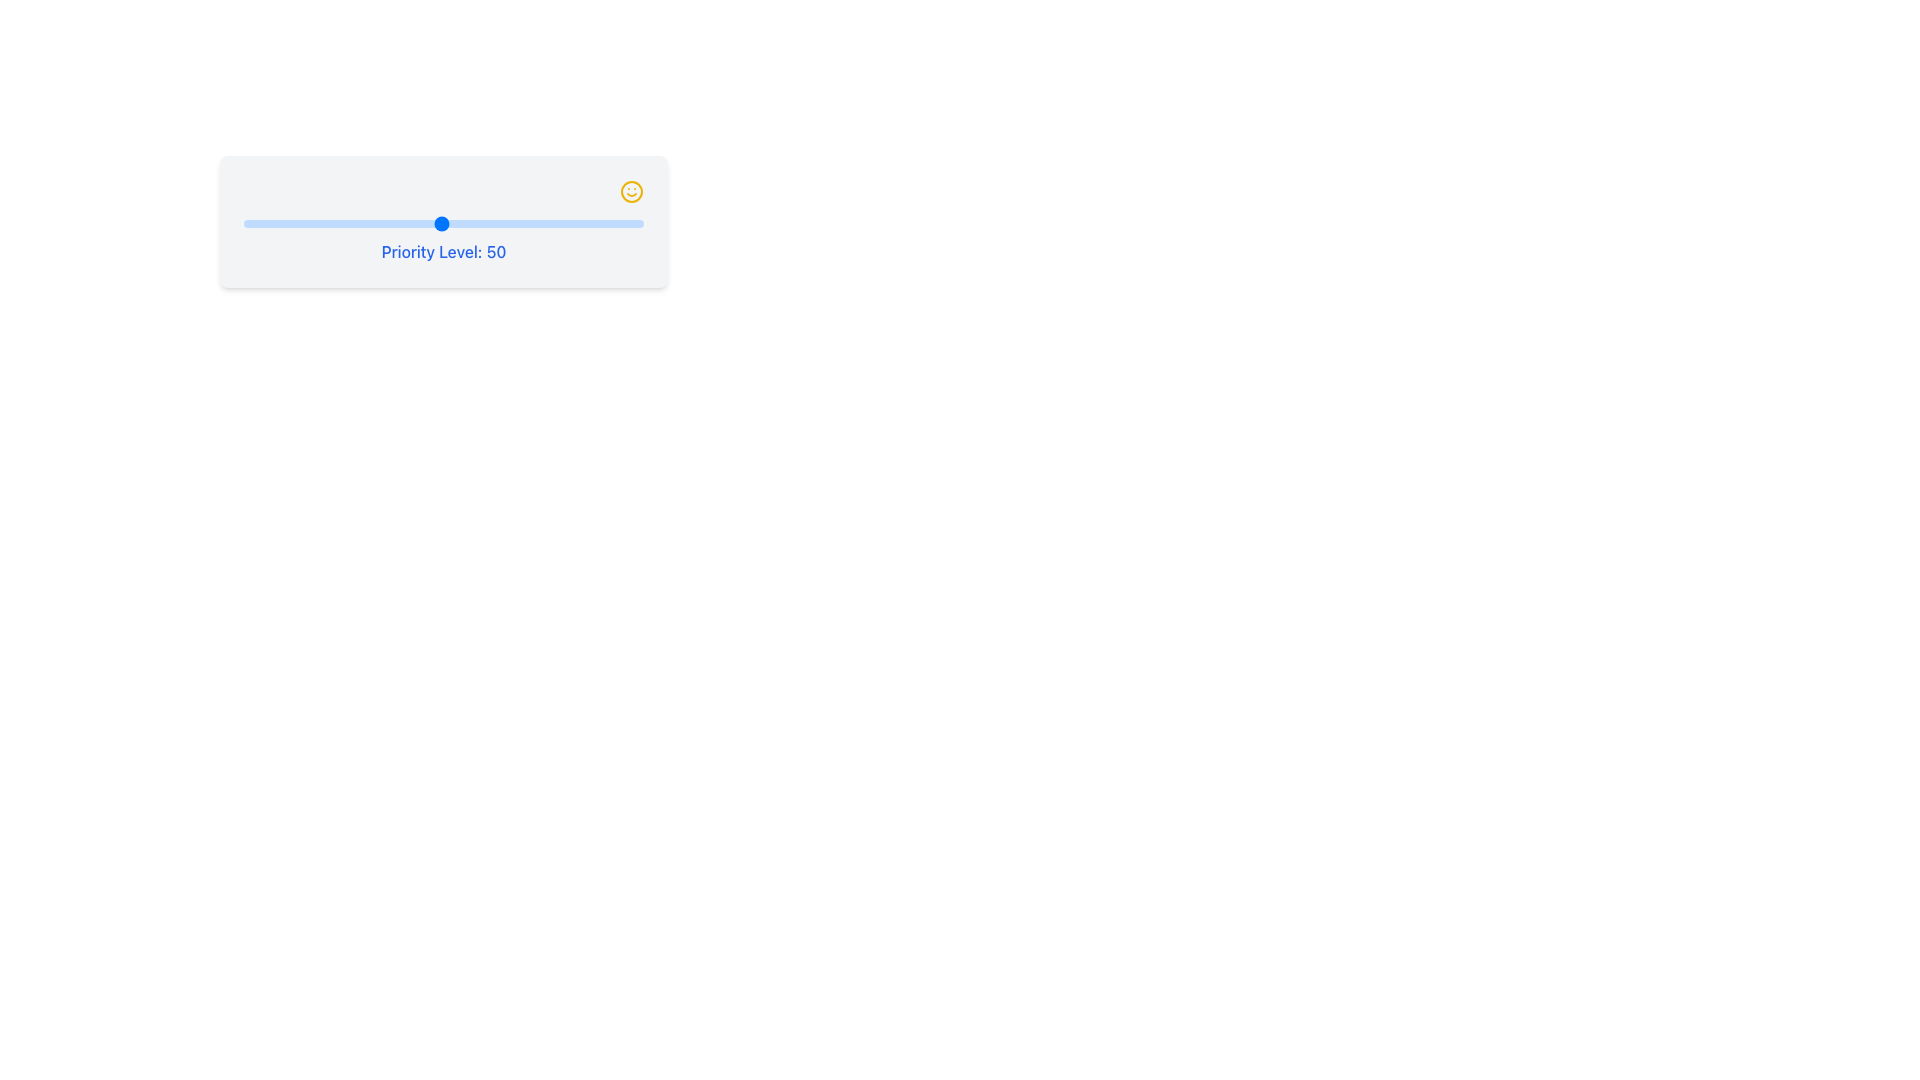 Image resolution: width=1920 pixels, height=1080 pixels. Describe the element at coordinates (271, 223) in the screenshot. I see `priority level` at that location.